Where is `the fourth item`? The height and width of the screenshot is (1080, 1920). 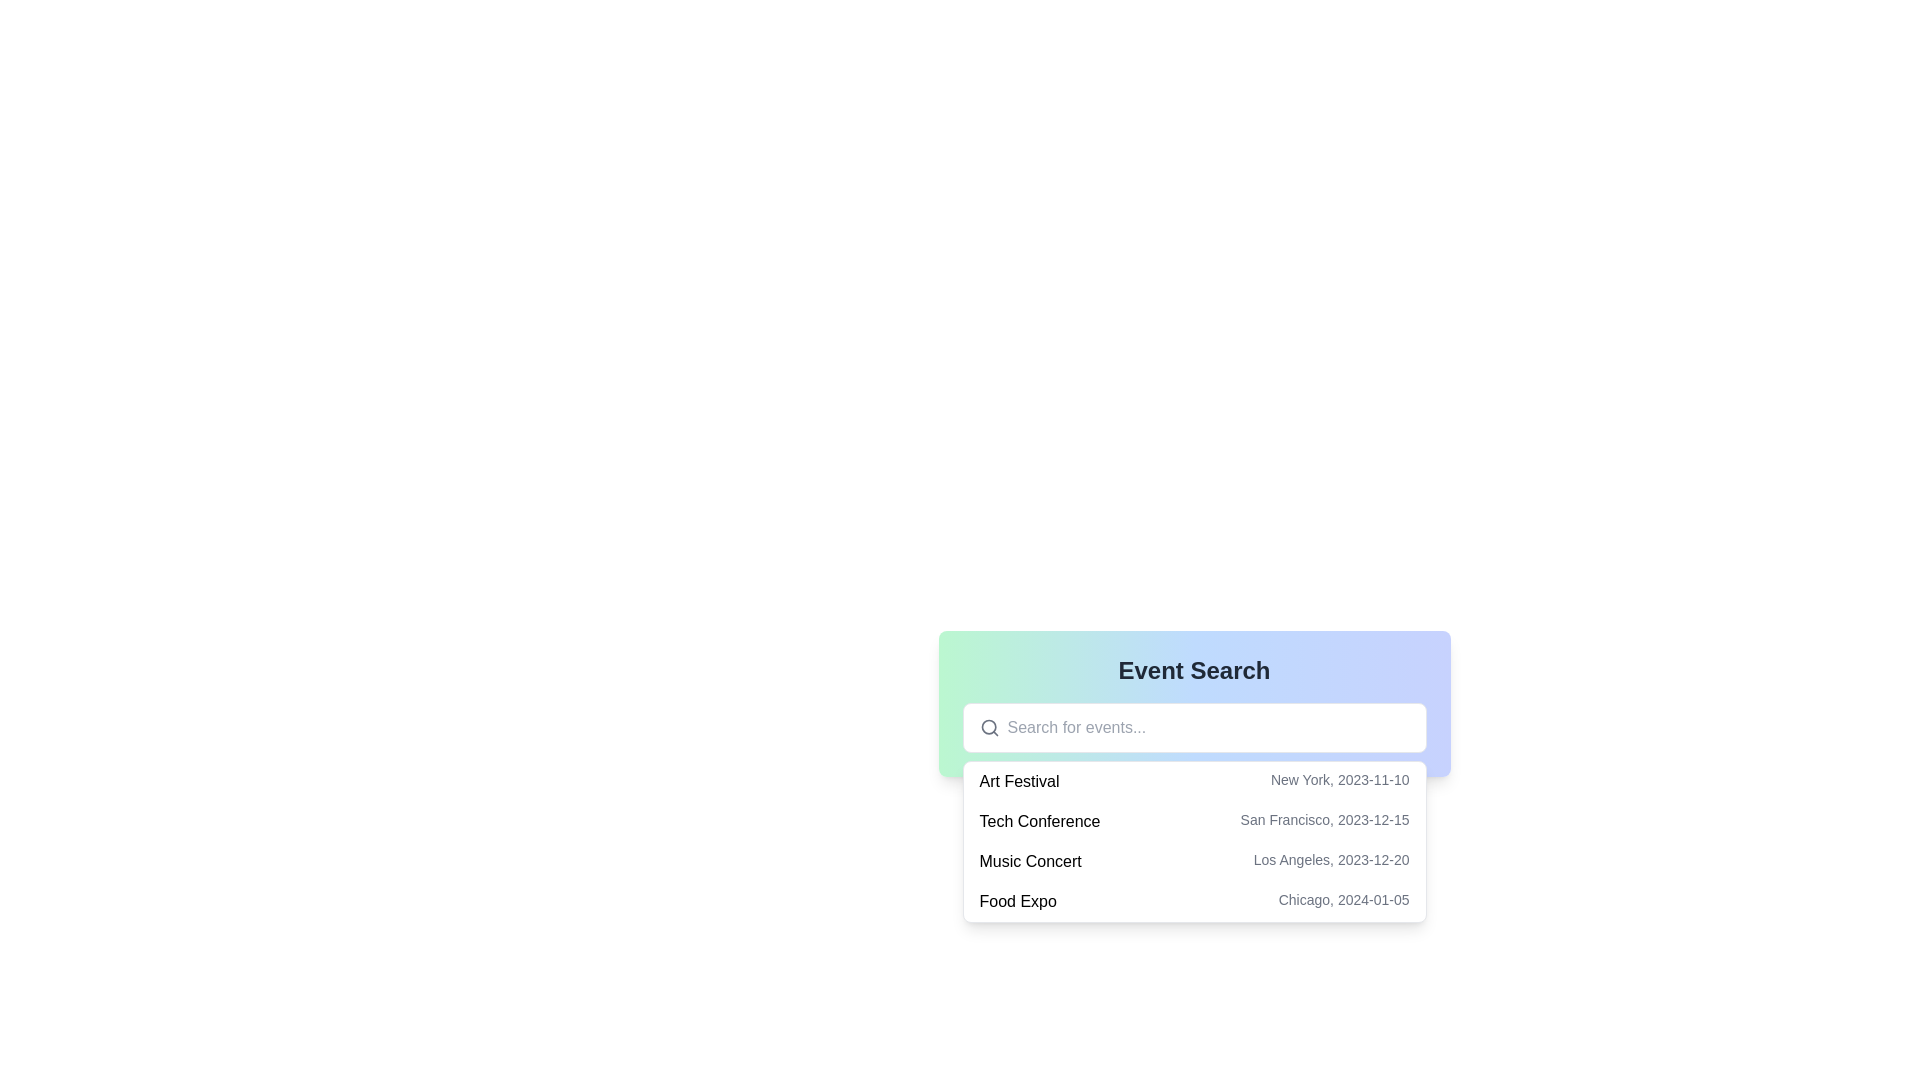 the fourth item is located at coordinates (1194, 902).